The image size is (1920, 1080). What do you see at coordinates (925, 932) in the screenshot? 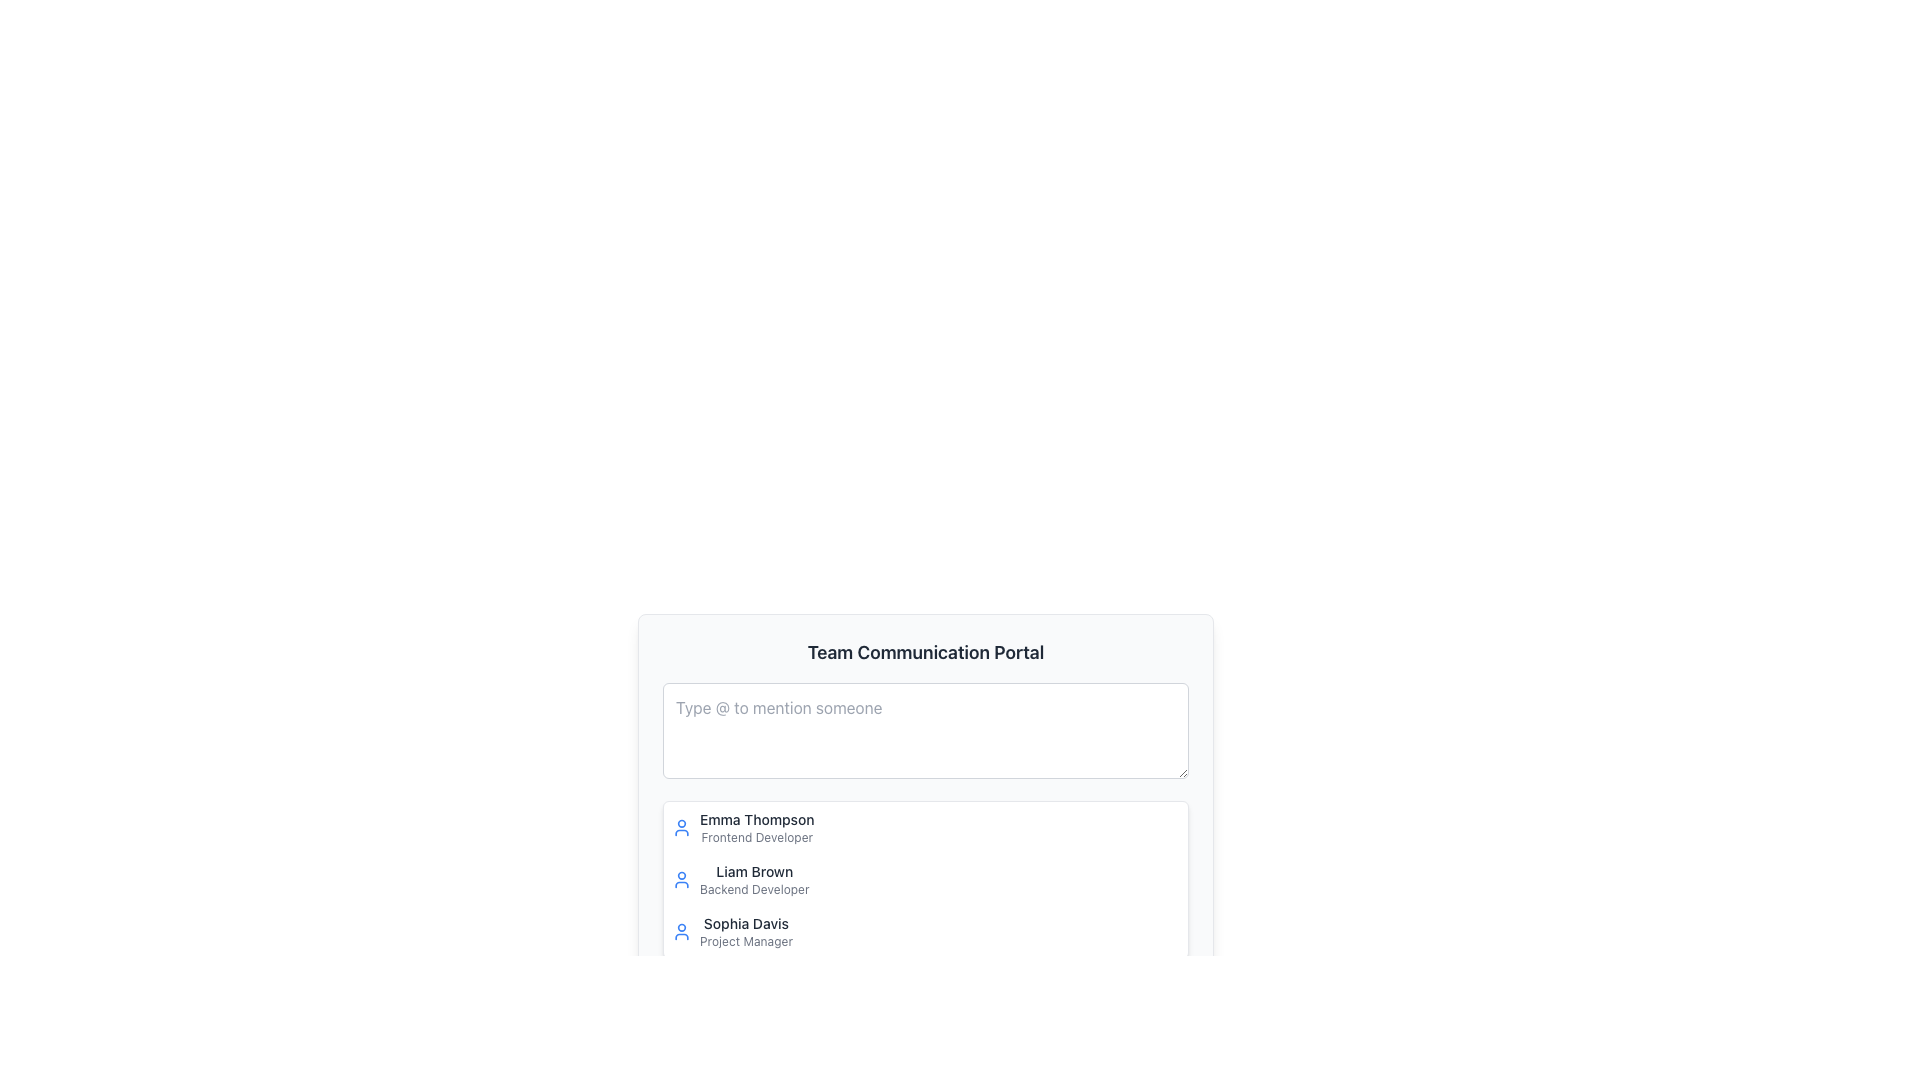
I see `the informational card for the individual in the third position of the list, which identifies the person by name and role` at bounding box center [925, 932].